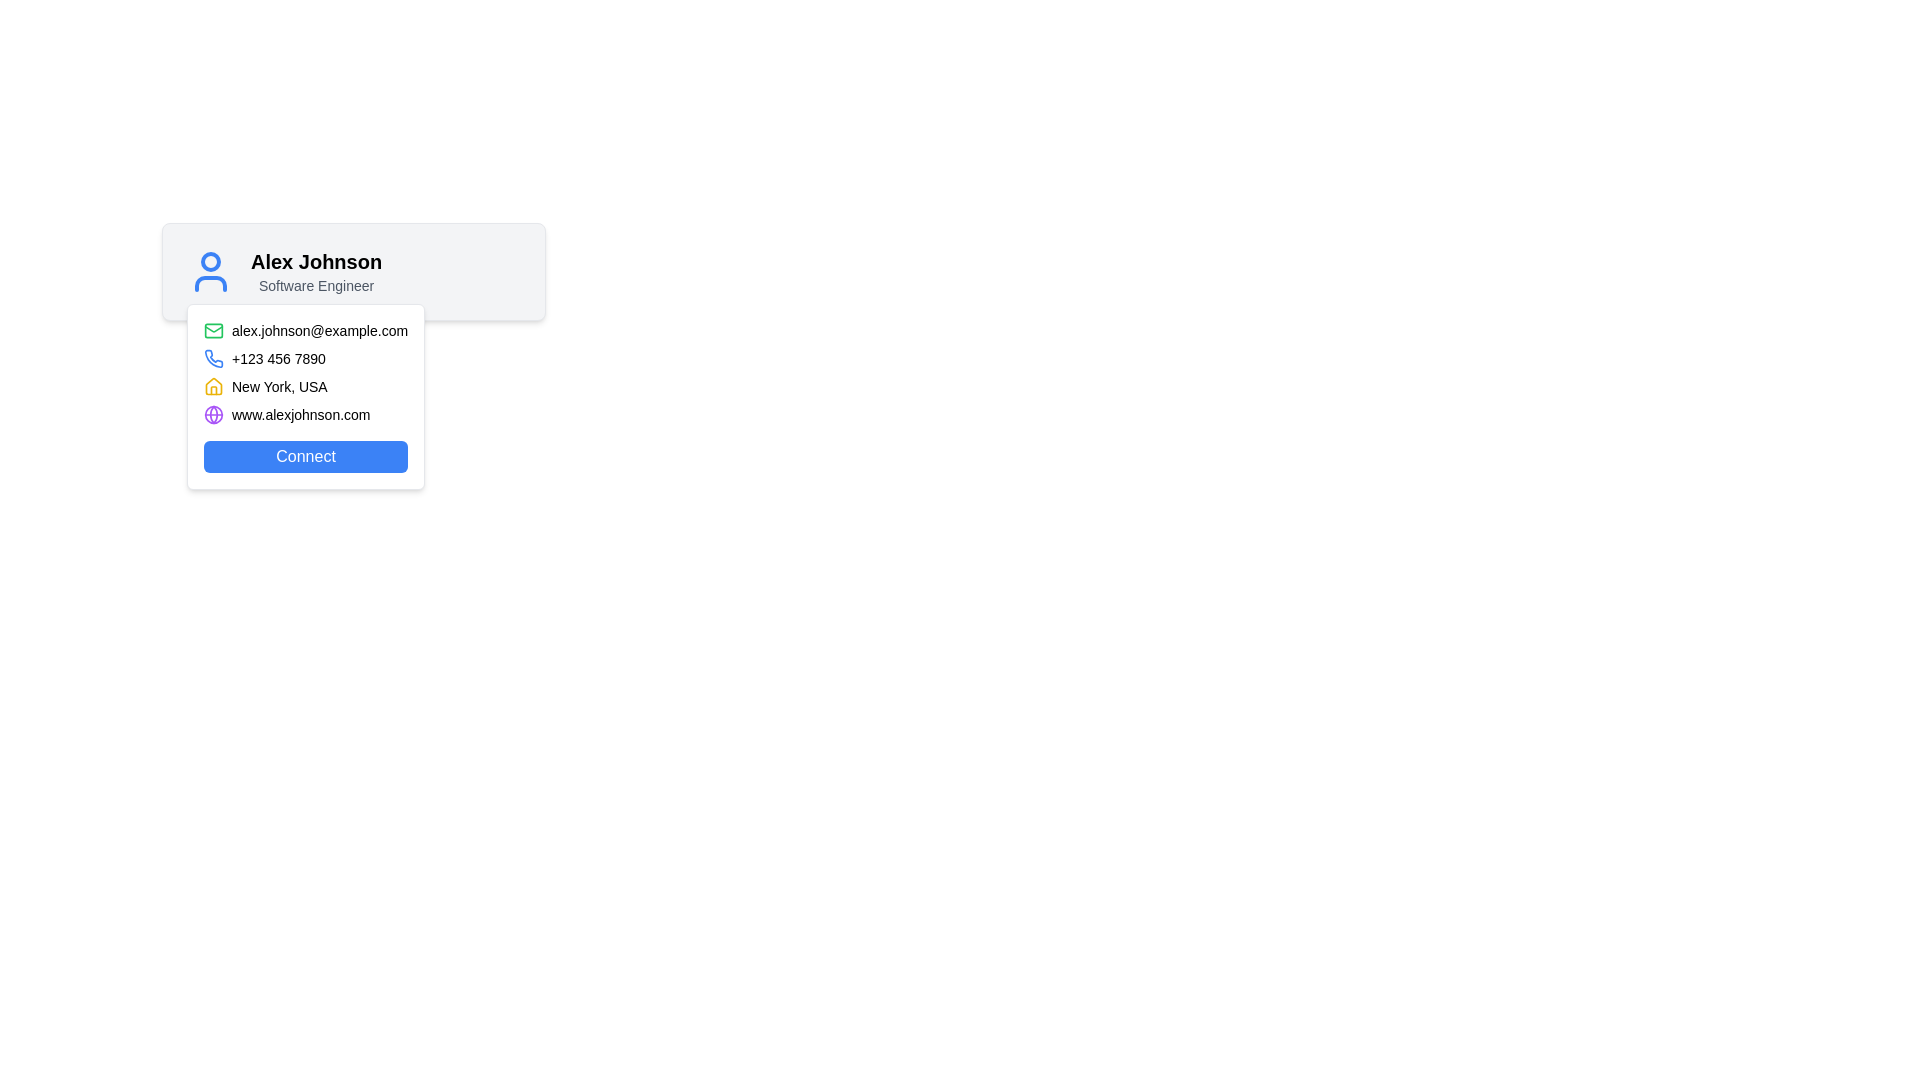 The width and height of the screenshot is (1920, 1080). What do you see at coordinates (214, 357) in the screenshot?
I see `the blue phone icon representing the contact information` at bounding box center [214, 357].